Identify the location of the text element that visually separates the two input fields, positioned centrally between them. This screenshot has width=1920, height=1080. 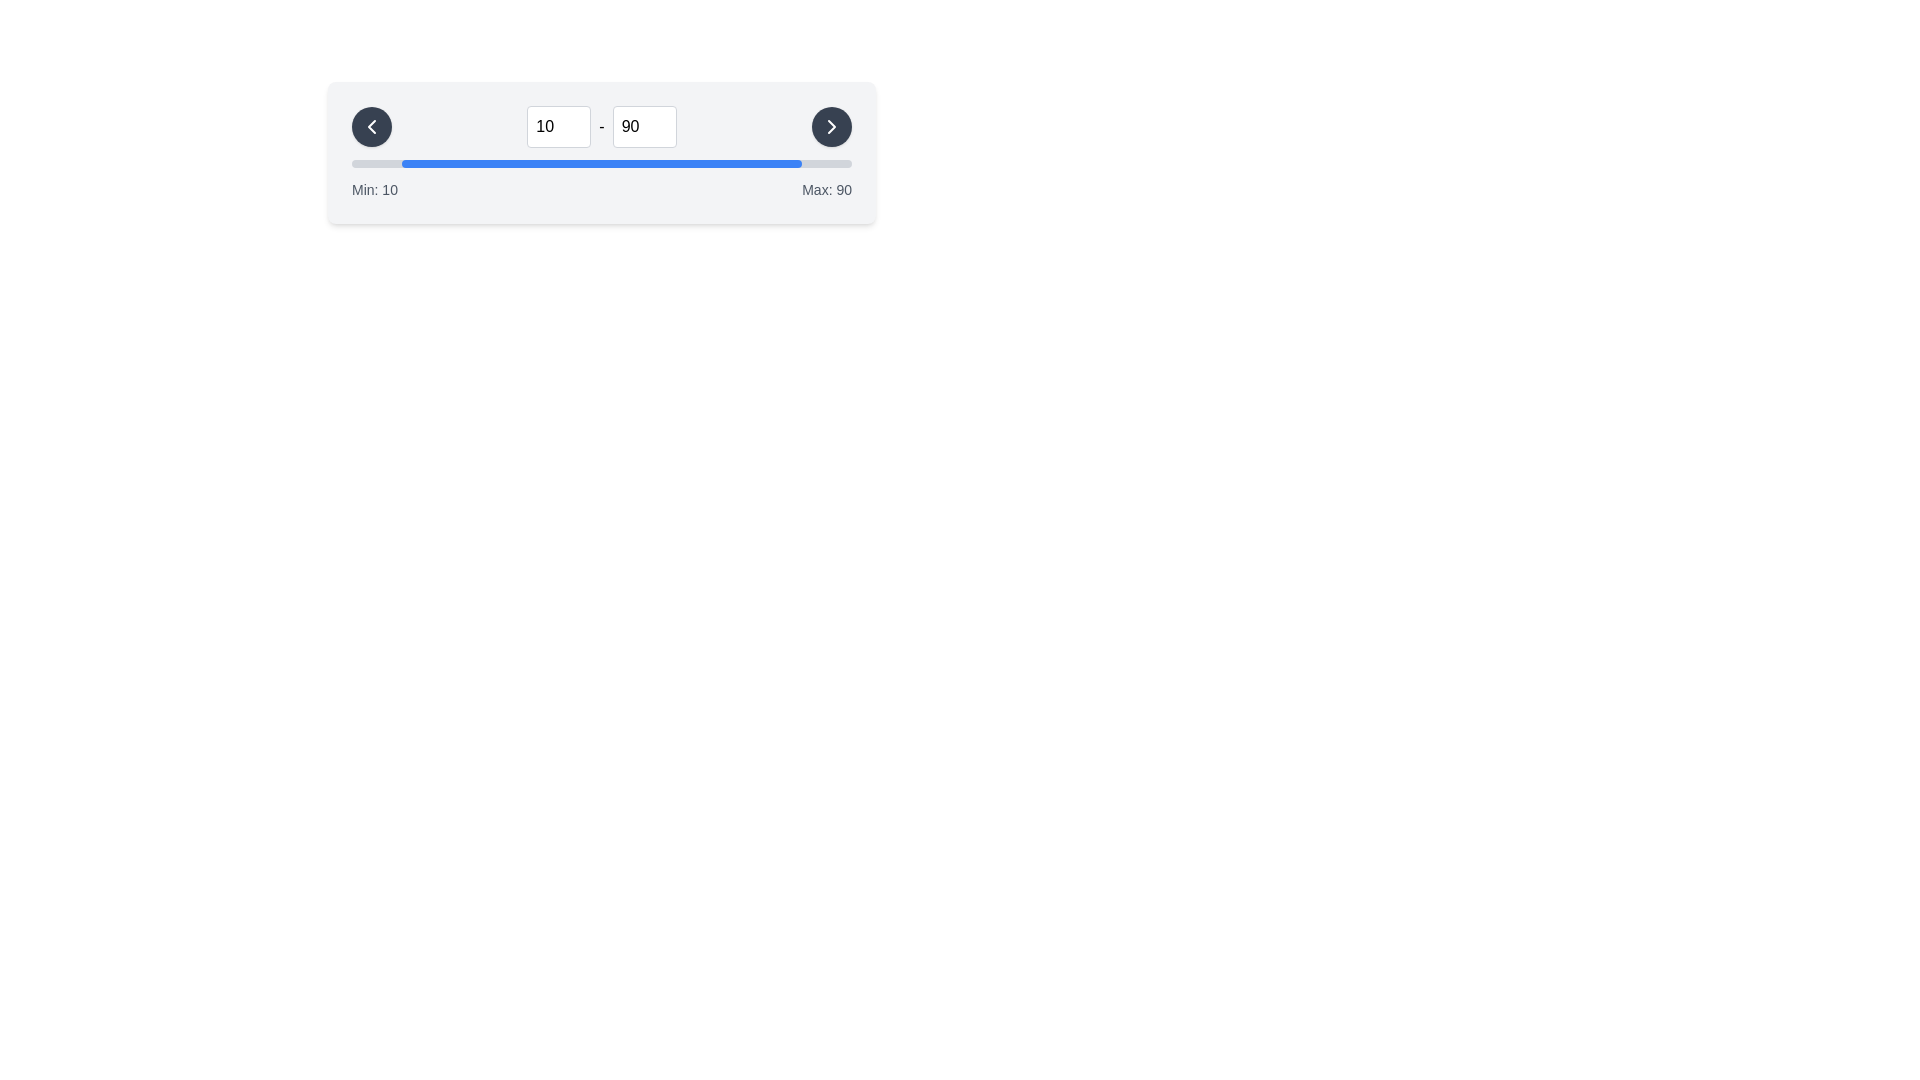
(600, 127).